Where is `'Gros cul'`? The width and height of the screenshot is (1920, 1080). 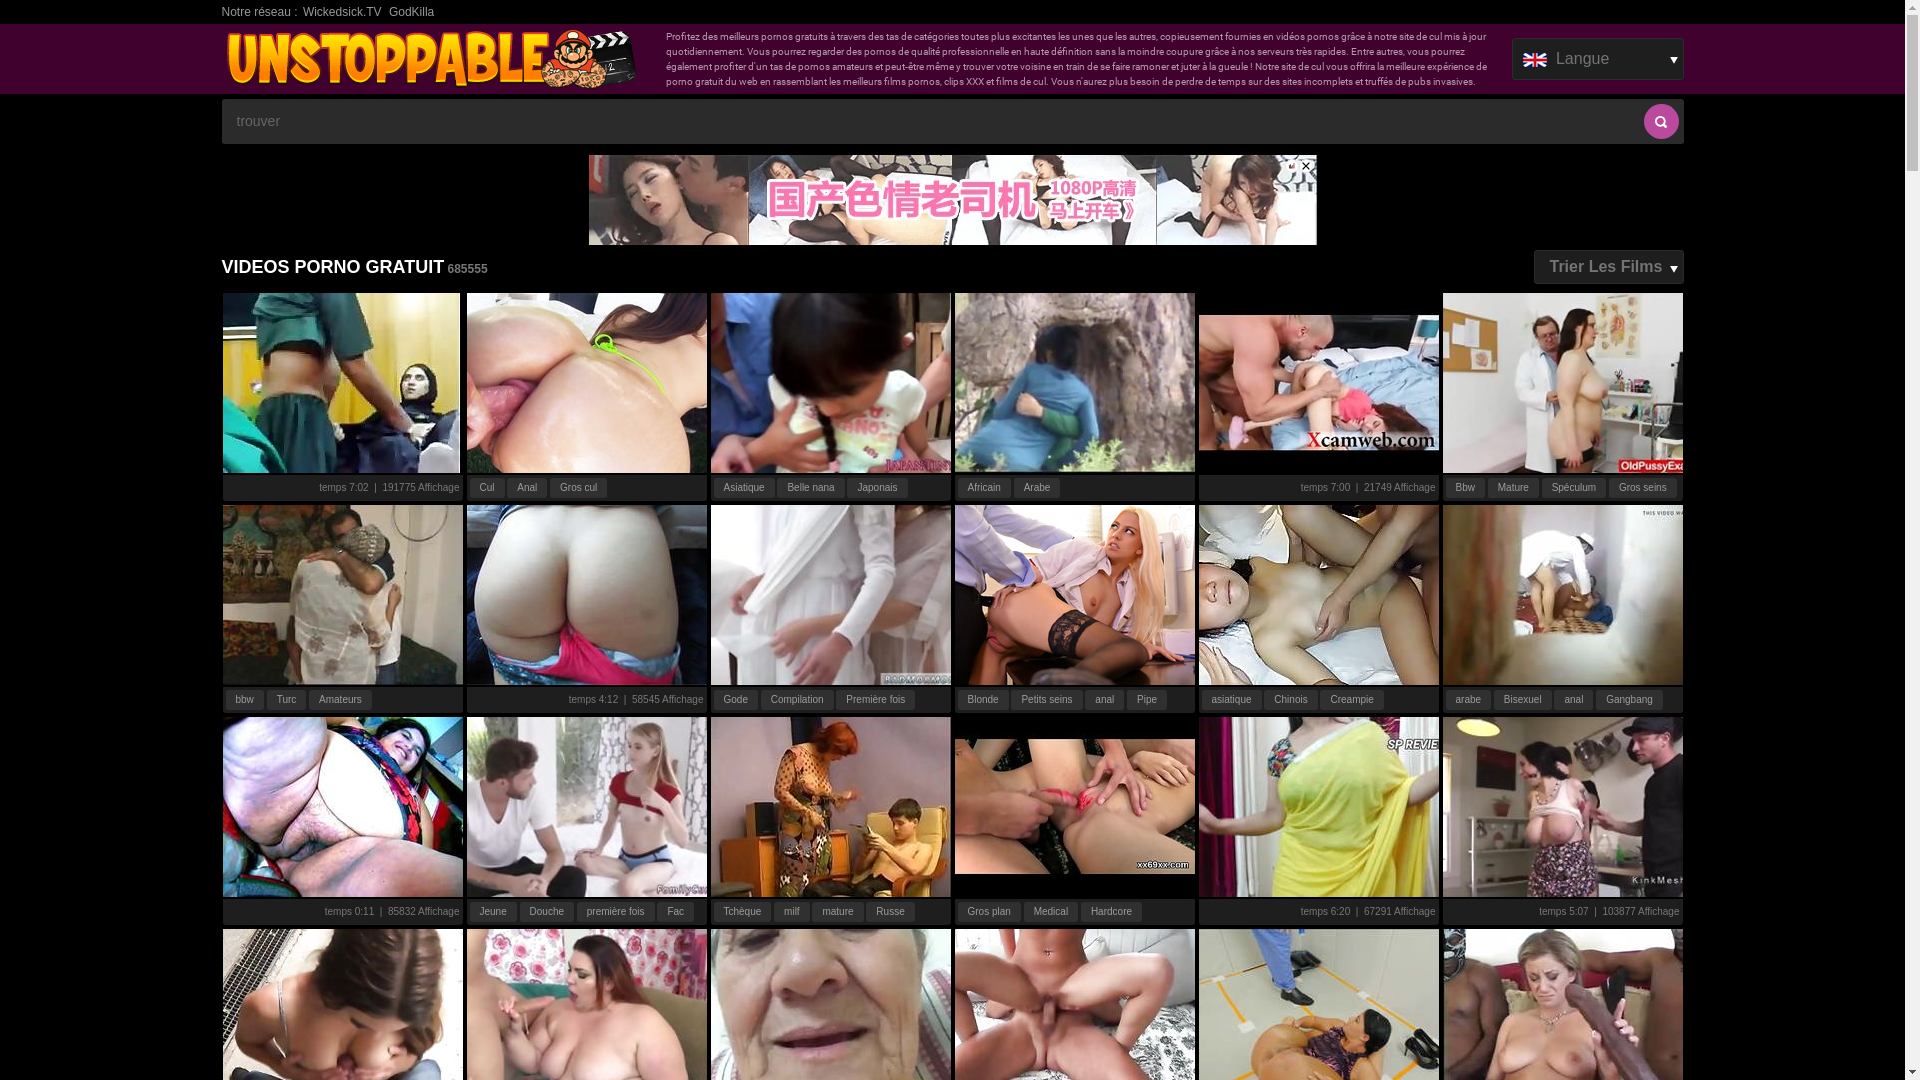
'Gros cul' is located at coordinates (577, 488).